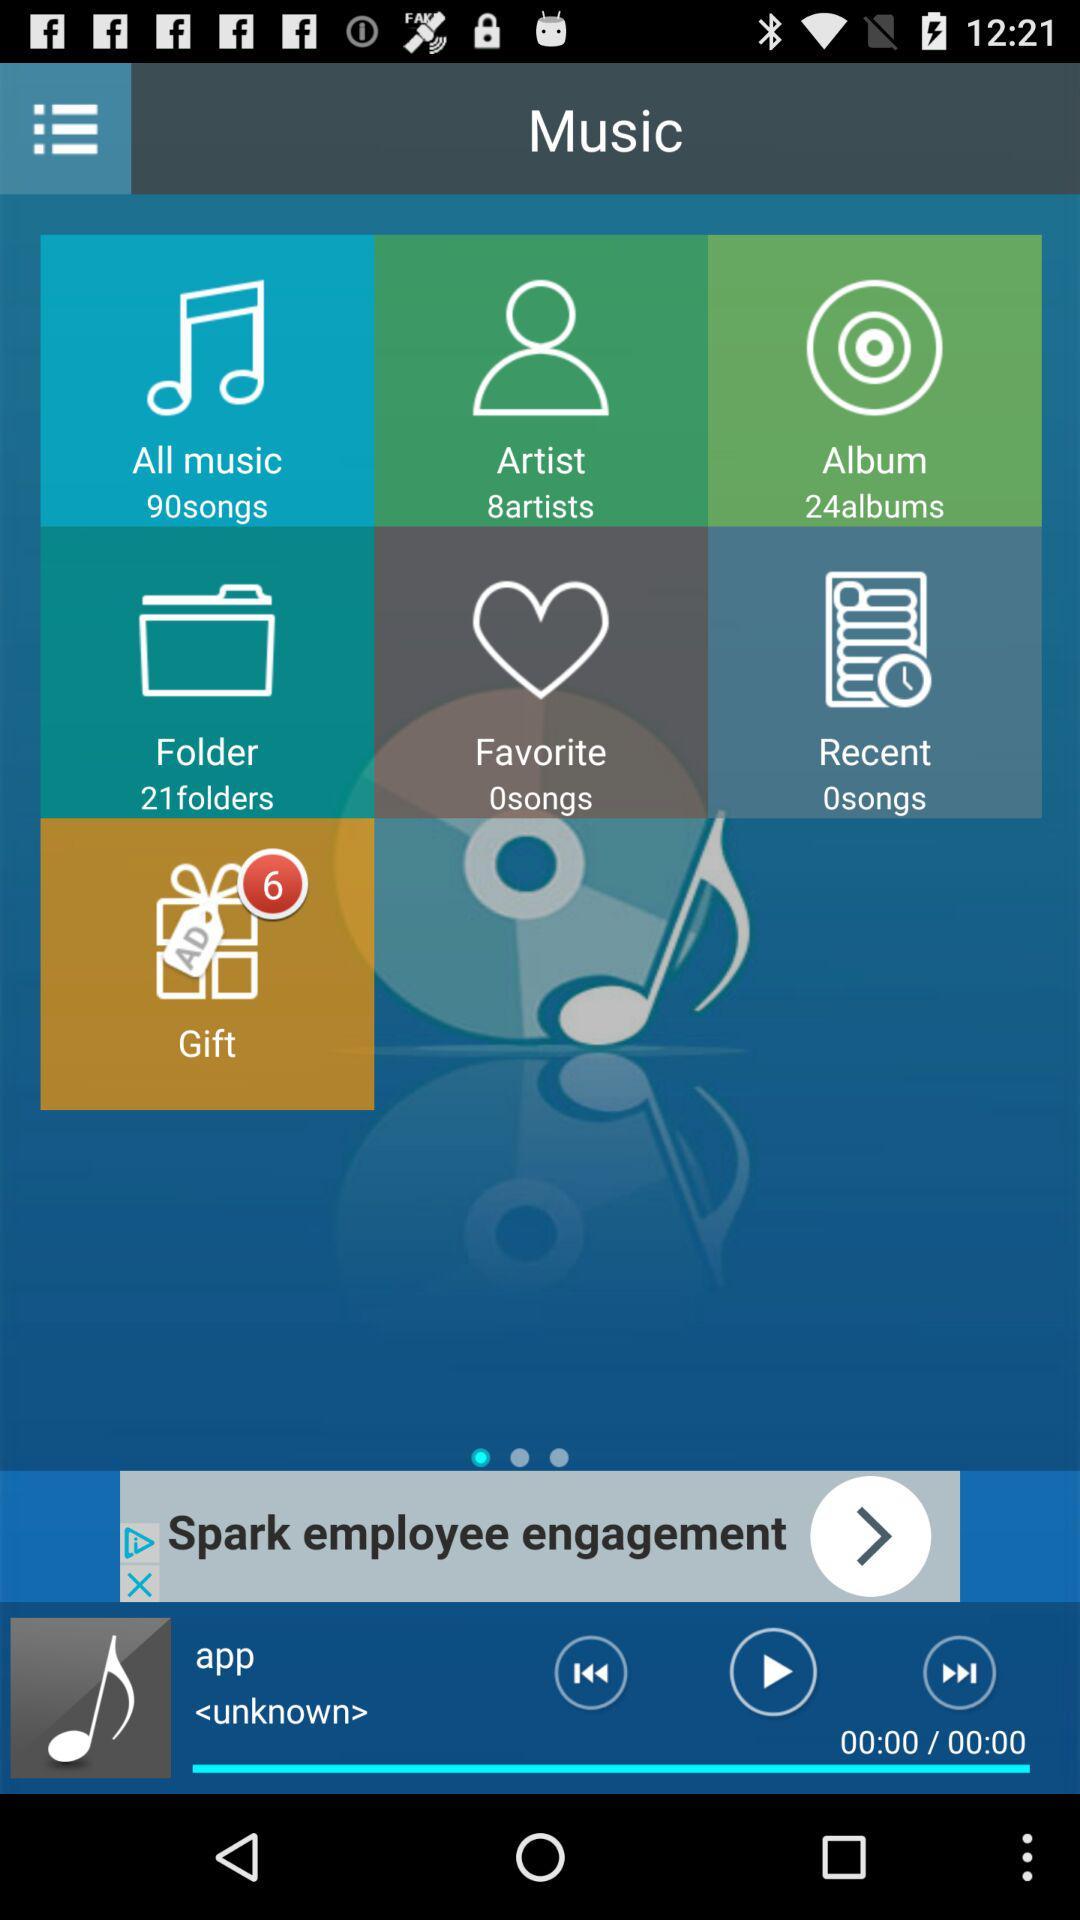 This screenshot has height=1920, width=1080. What do you see at coordinates (971, 1680) in the screenshot?
I see `fast forward or go to next song` at bounding box center [971, 1680].